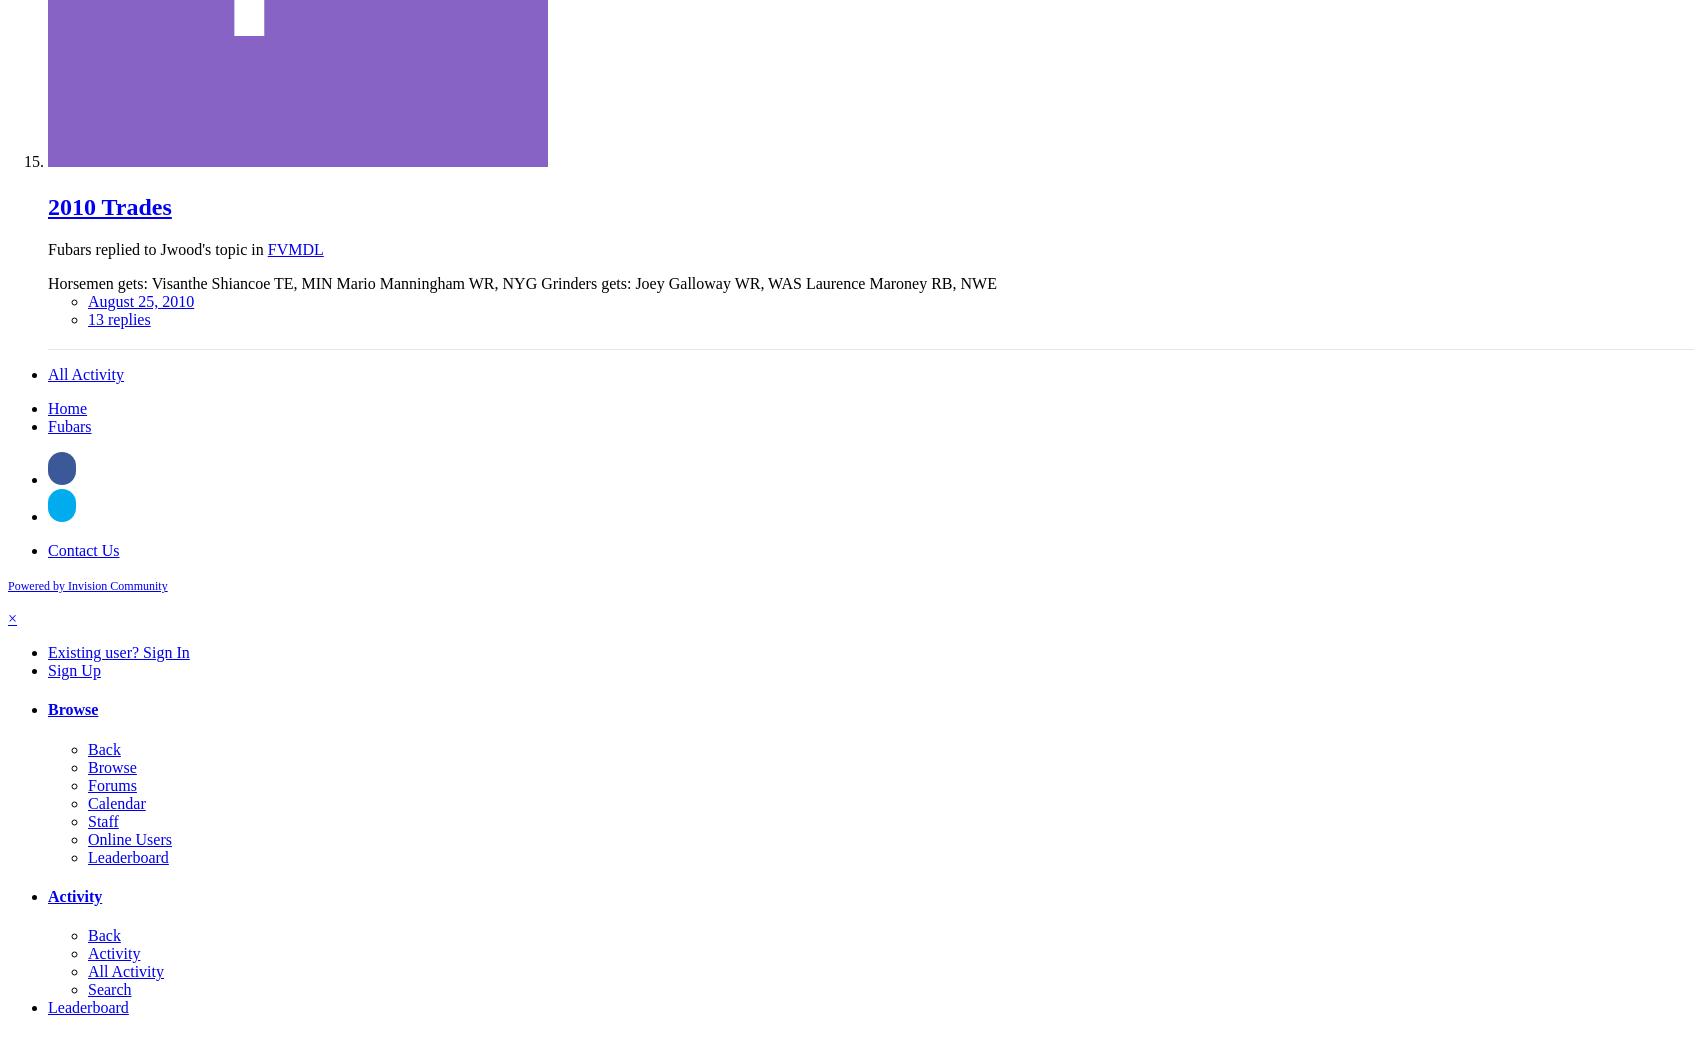 The height and width of the screenshot is (1054, 1702). I want to click on '13 replies', so click(87, 319).